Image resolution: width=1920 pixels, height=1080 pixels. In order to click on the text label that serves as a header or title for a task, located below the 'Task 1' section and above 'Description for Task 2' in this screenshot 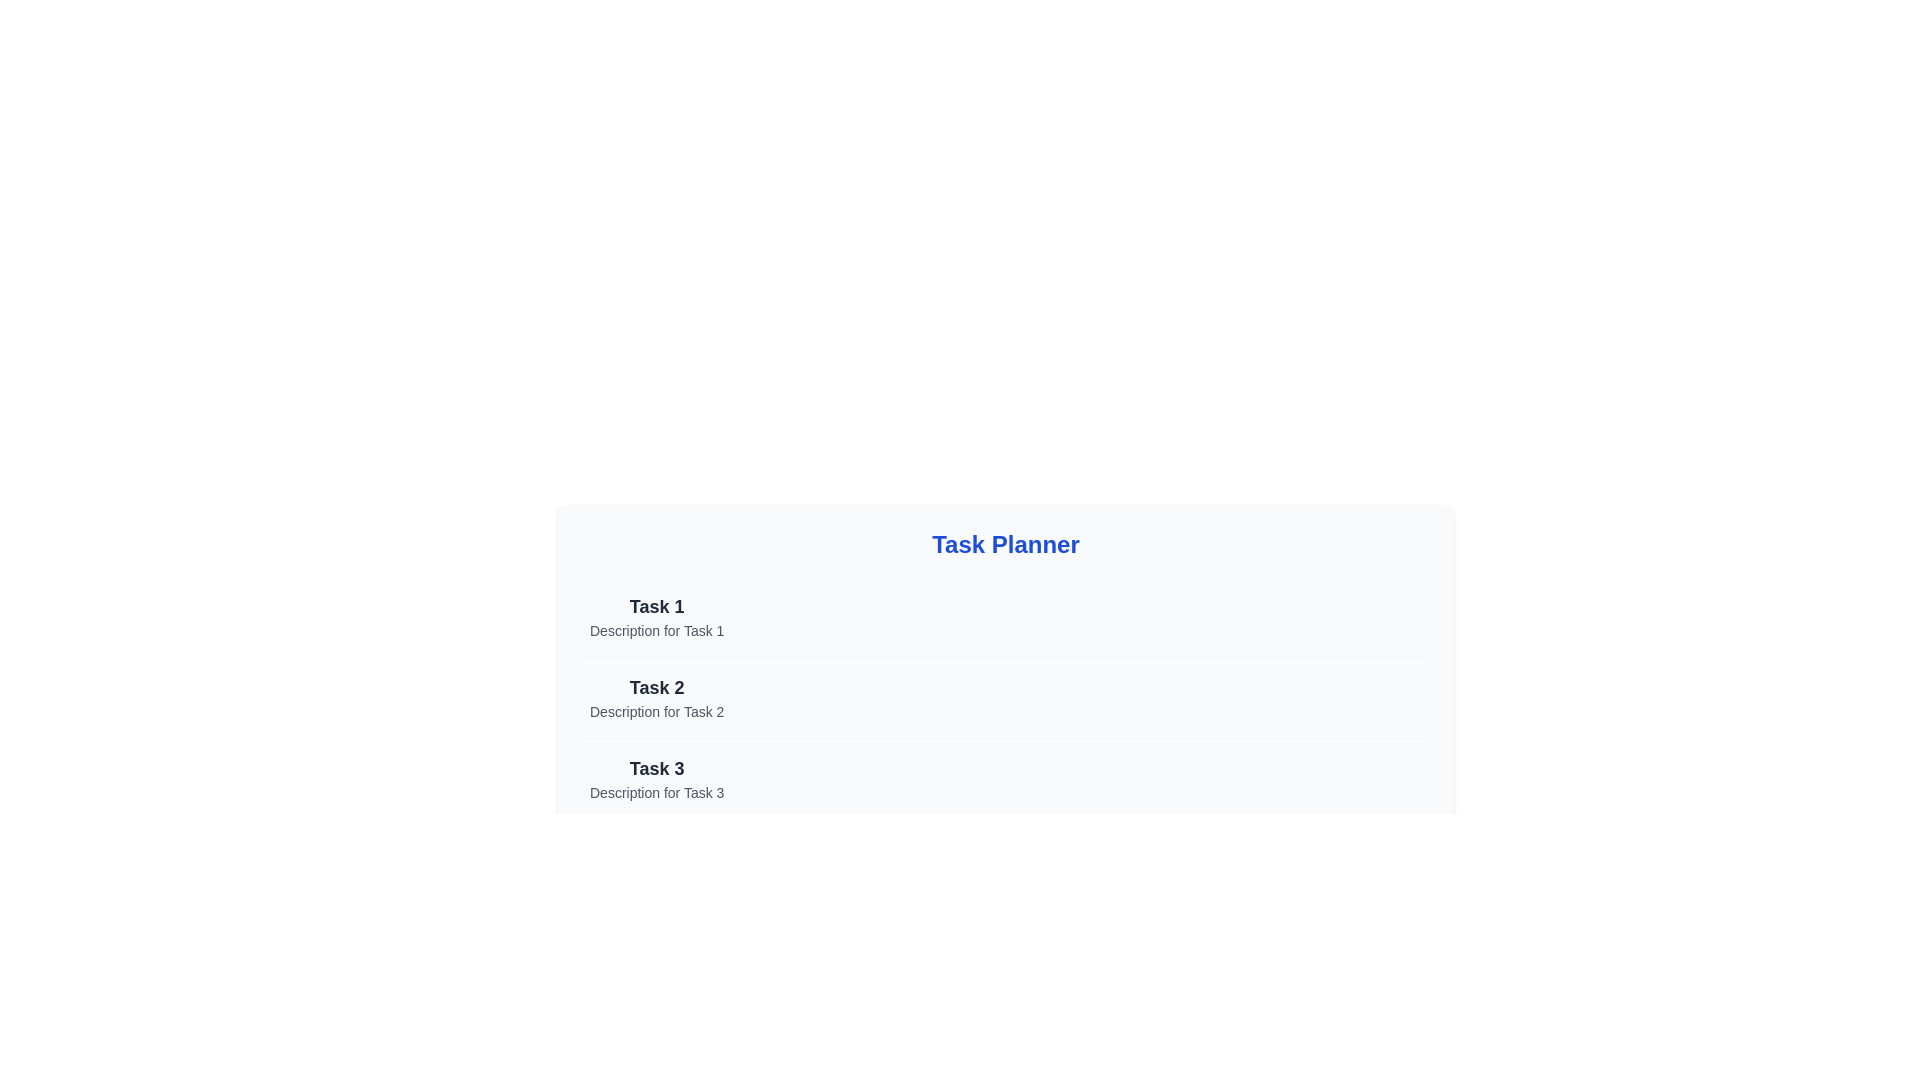, I will do `click(657, 686)`.